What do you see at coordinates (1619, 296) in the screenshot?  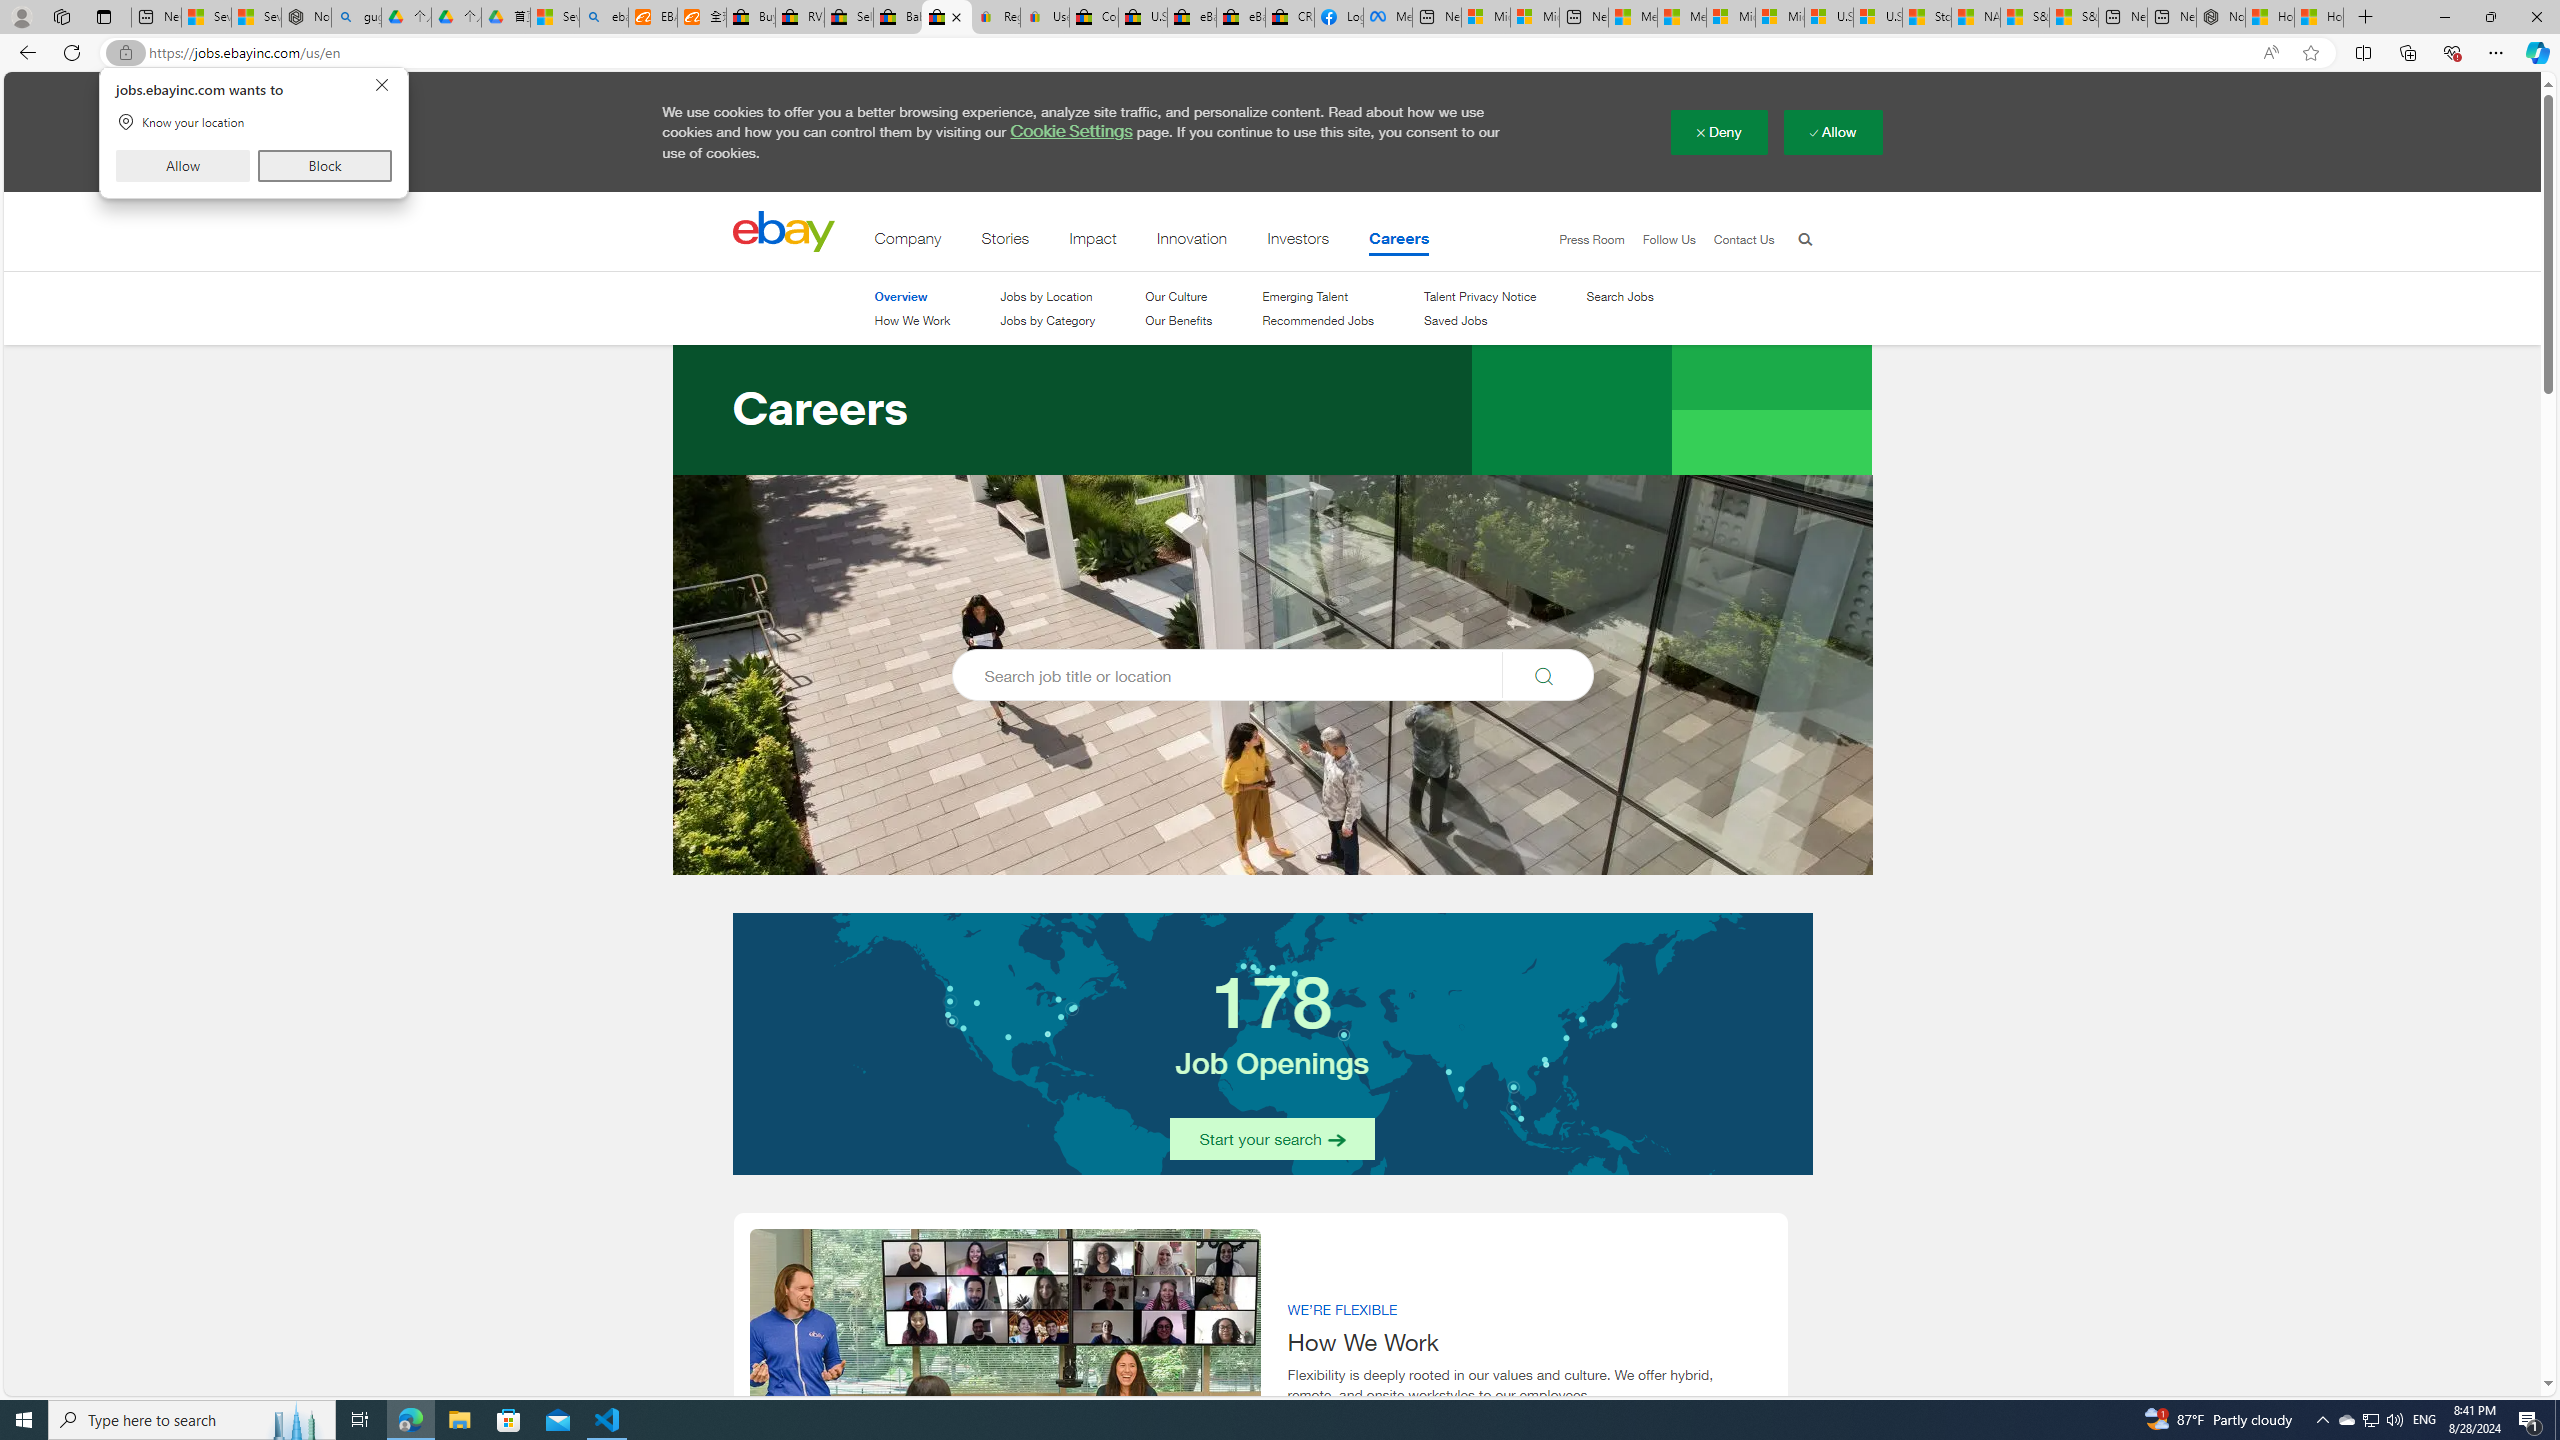 I see `'Search Jobs'` at bounding box center [1619, 296].